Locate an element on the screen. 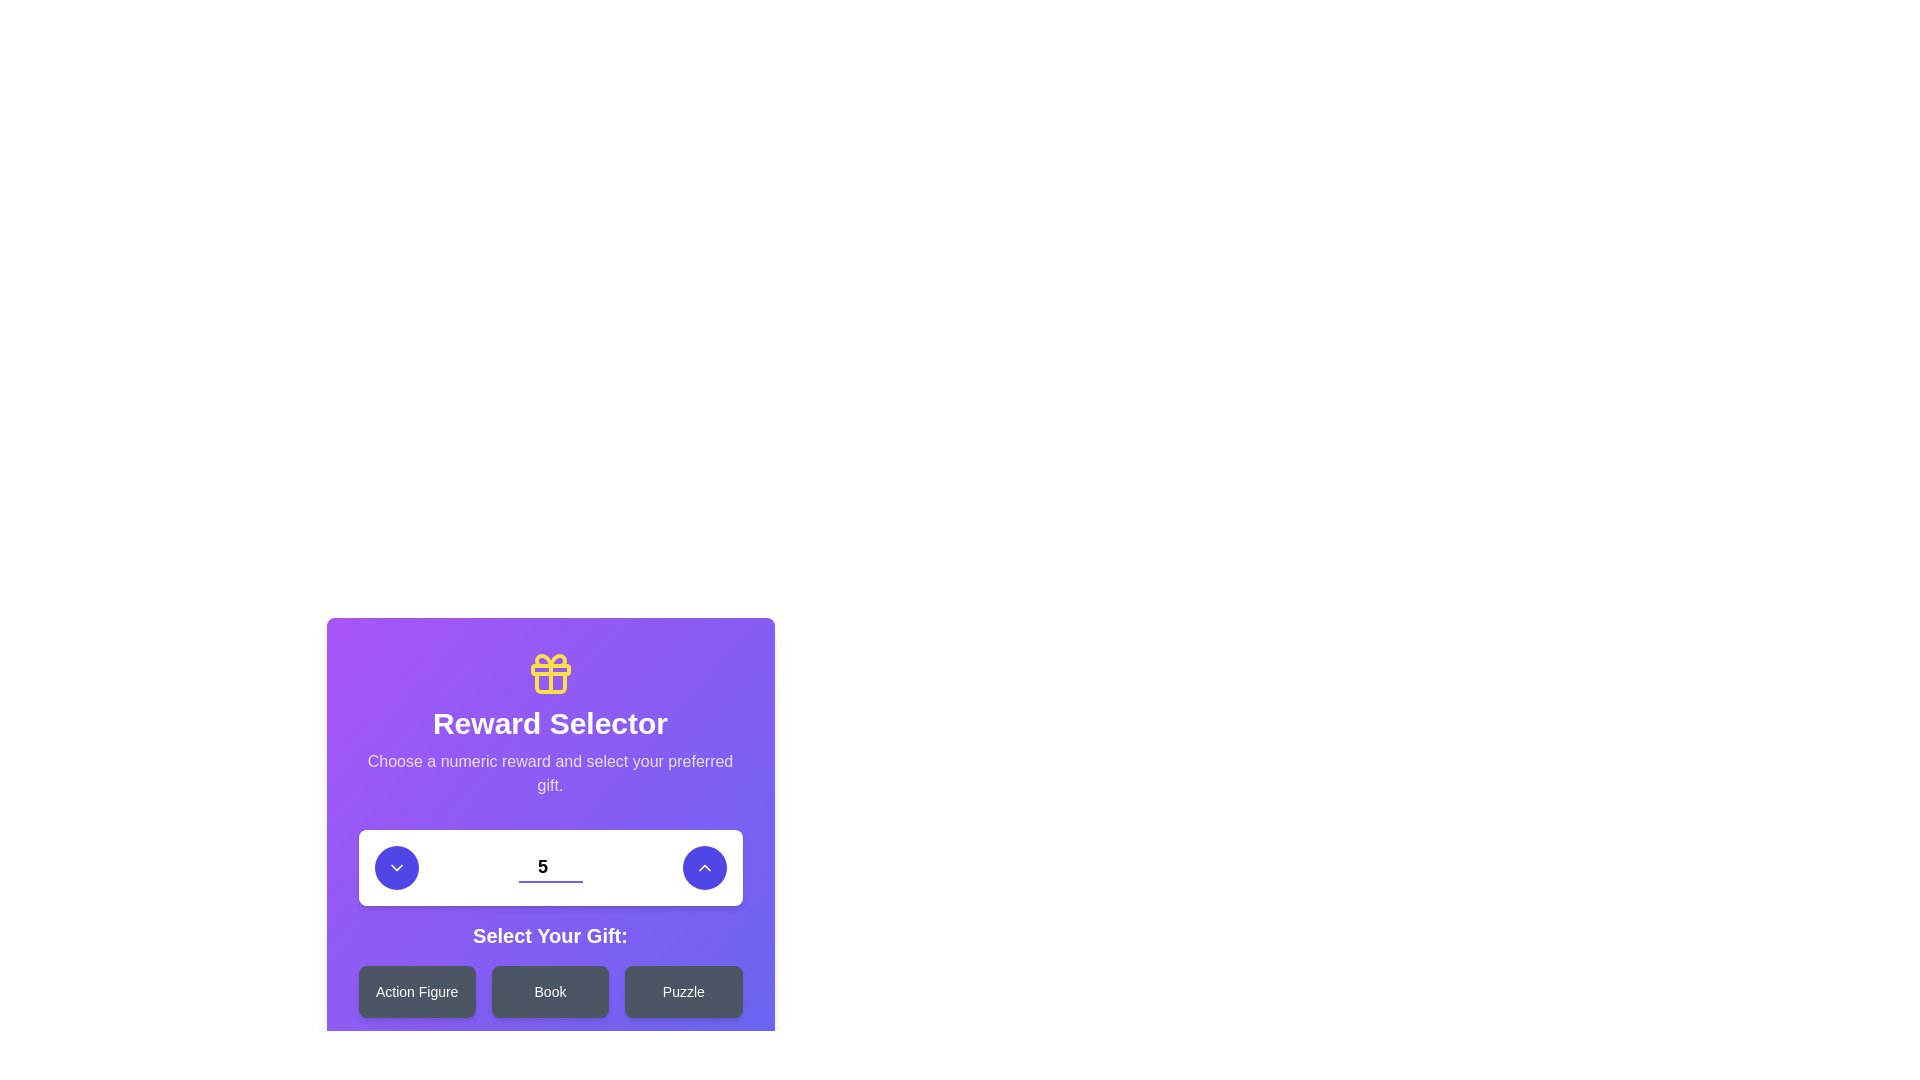 This screenshot has width=1920, height=1080. the text element that reads 'Choose a numeric reward and select your preferred gift.' which is centrally aligned below the title 'Reward Selector' in a bright purple background is located at coordinates (550, 773).